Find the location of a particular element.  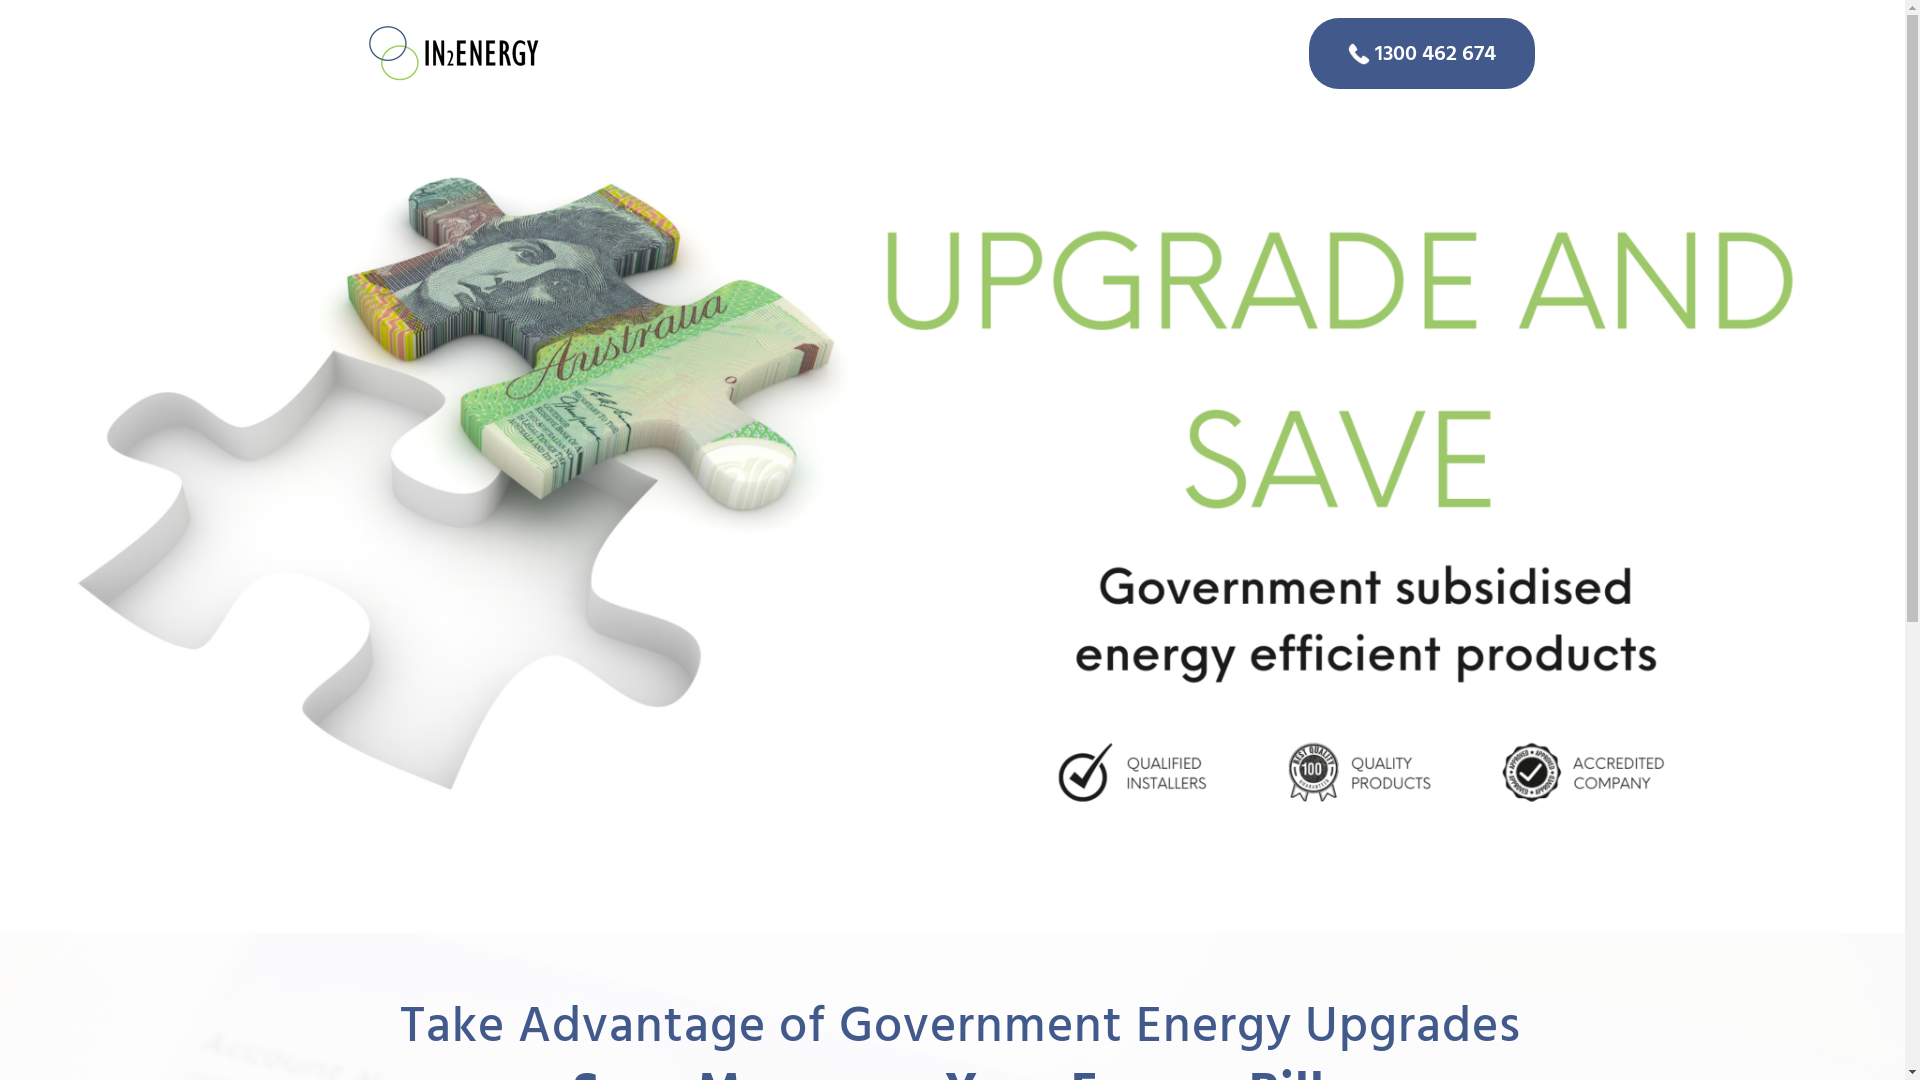

'1300 462 674' is located at coordinates (1419, 52).